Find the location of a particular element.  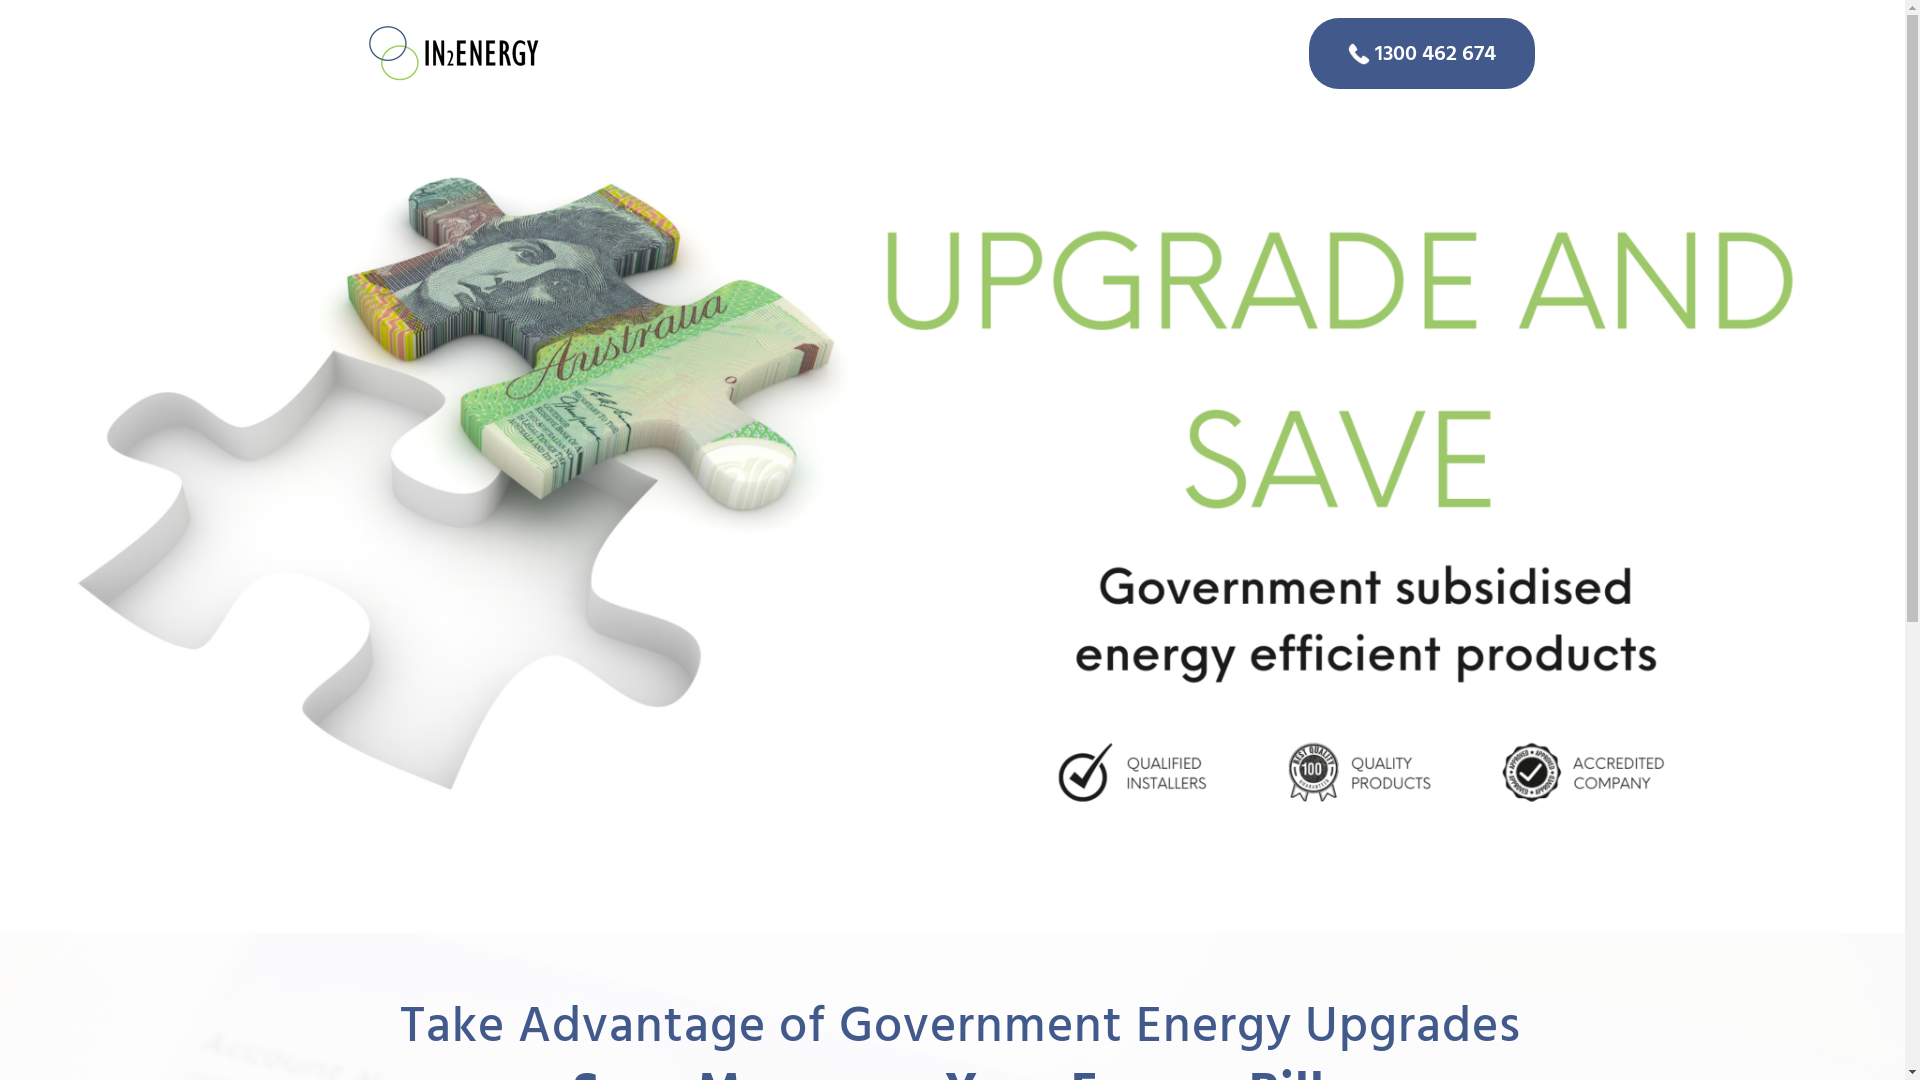

'1300 462 674' is located at coordinates (1419, 52).